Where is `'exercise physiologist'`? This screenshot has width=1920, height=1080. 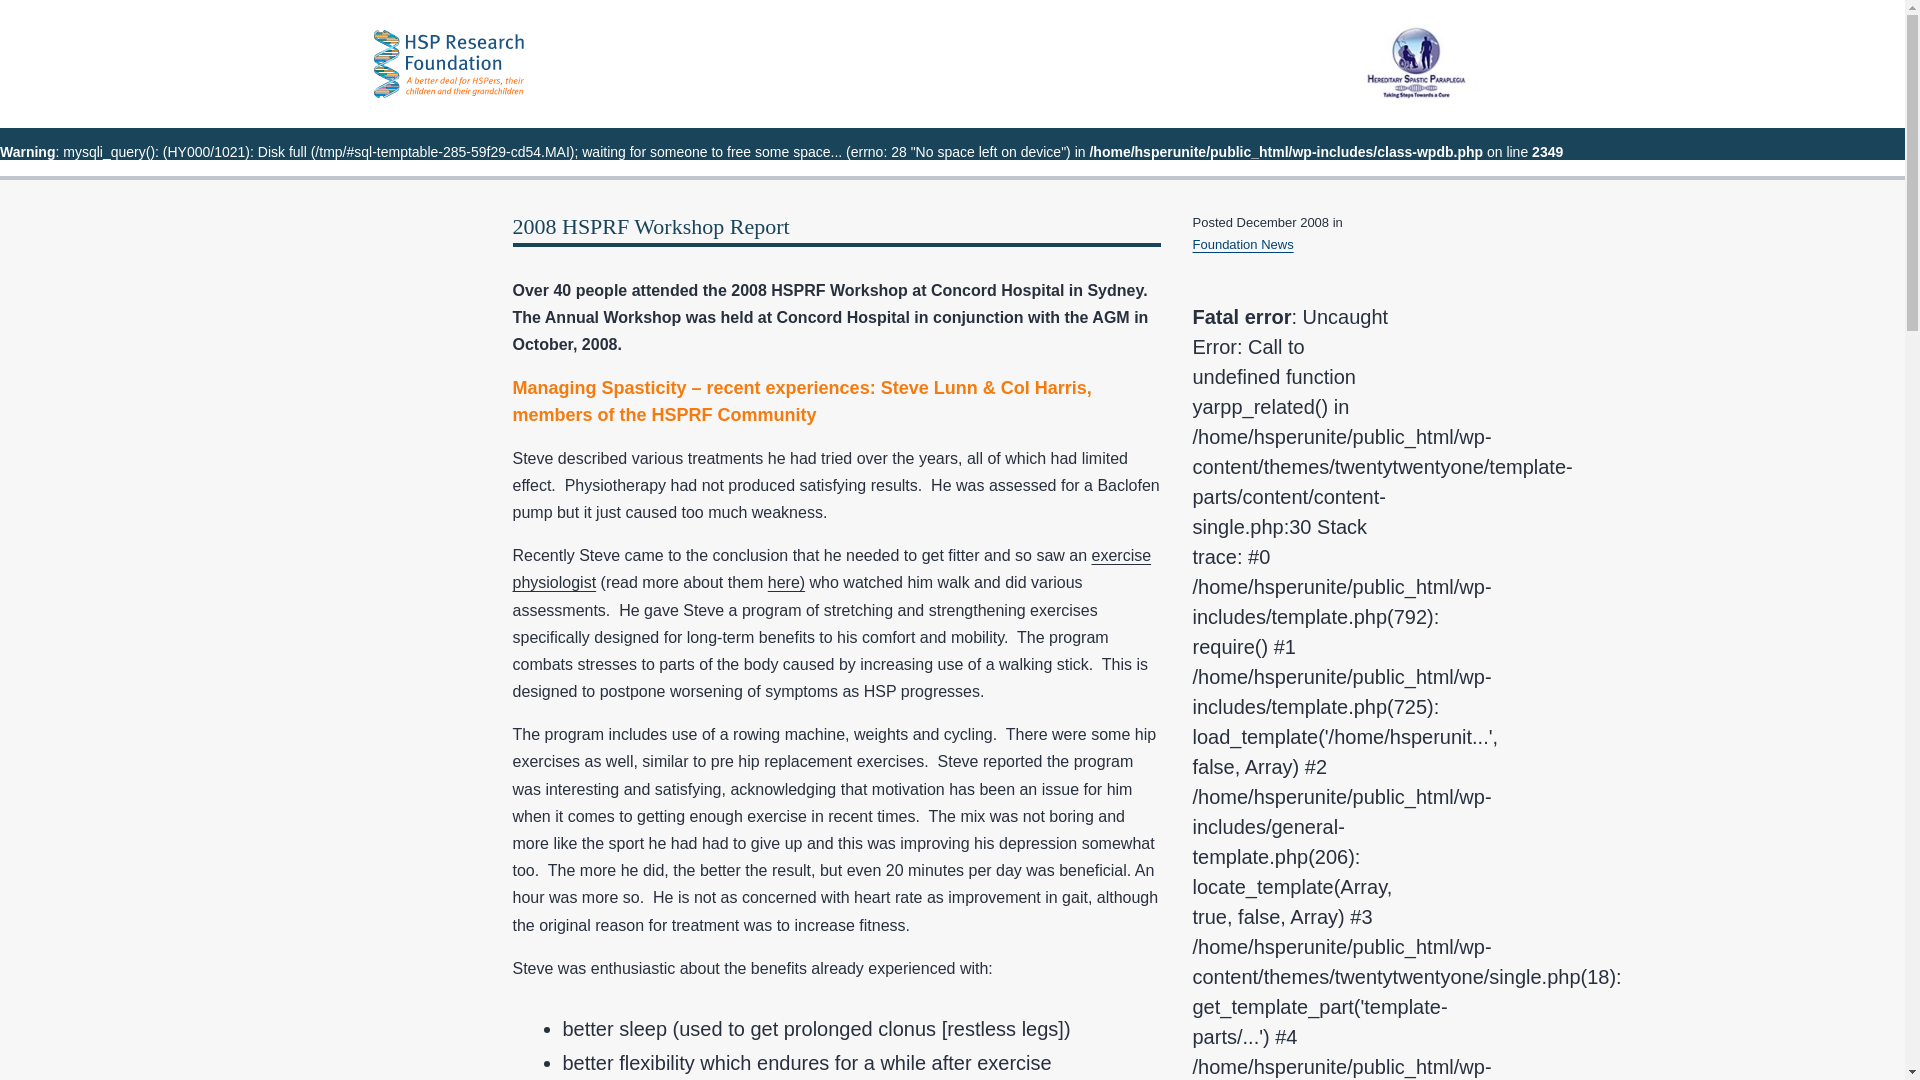 'exercise physiologist' is located at coordinates (831, 569).